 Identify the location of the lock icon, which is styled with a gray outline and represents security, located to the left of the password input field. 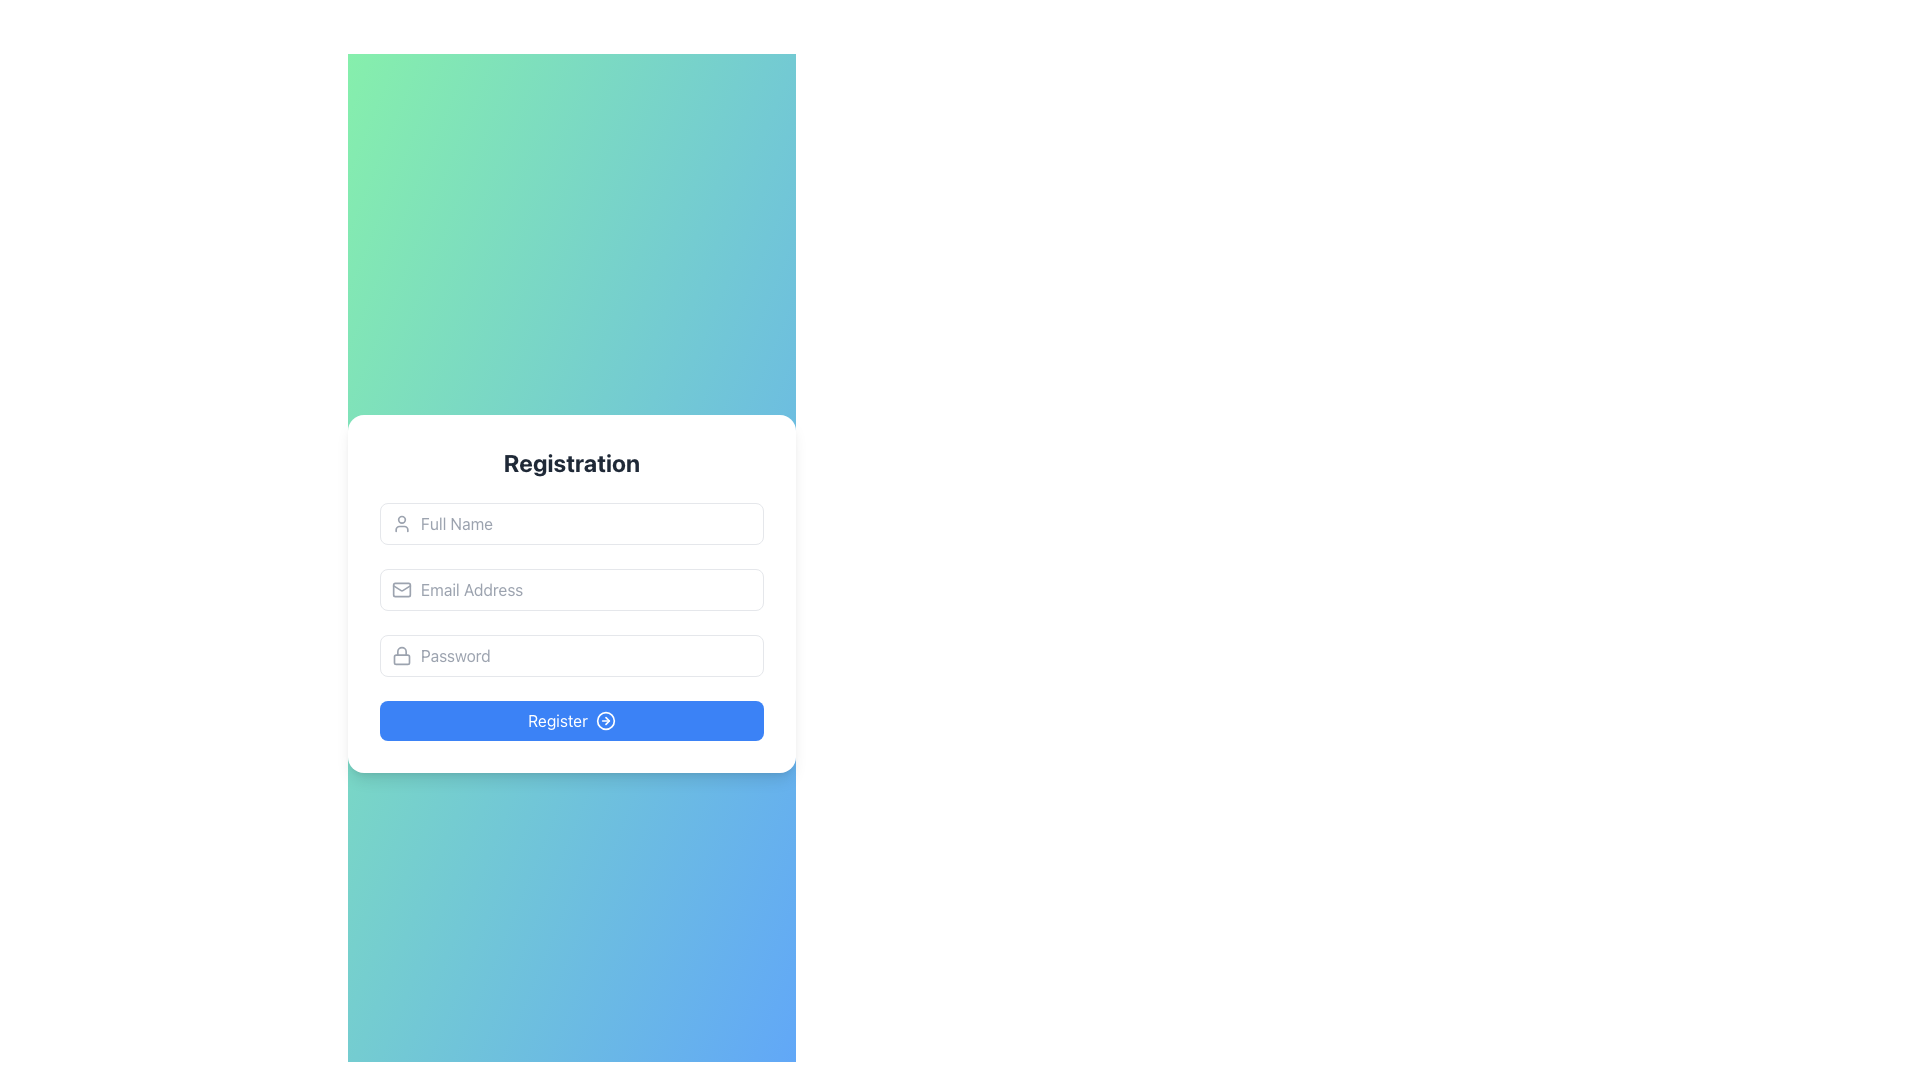
(401, 655).